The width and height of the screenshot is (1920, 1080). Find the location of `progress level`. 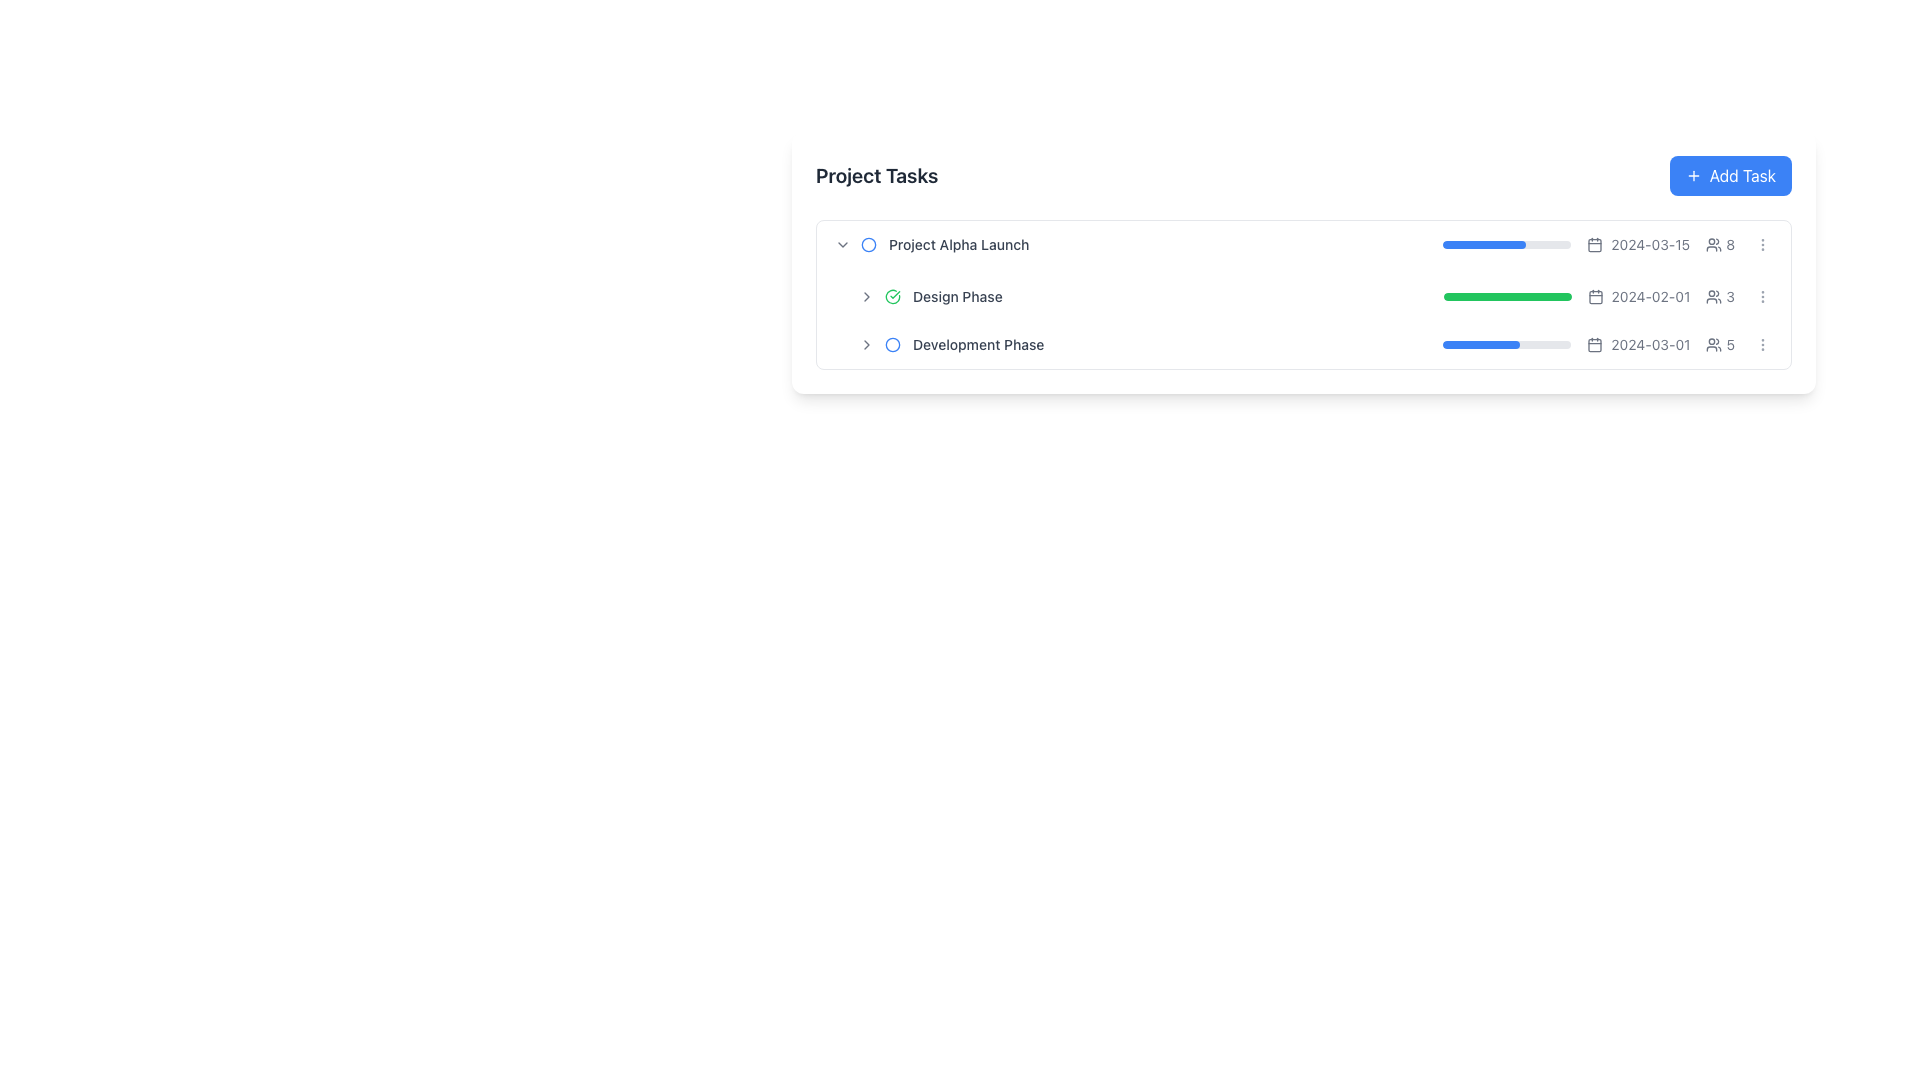

progress level is located at coordinates (1552, 297).